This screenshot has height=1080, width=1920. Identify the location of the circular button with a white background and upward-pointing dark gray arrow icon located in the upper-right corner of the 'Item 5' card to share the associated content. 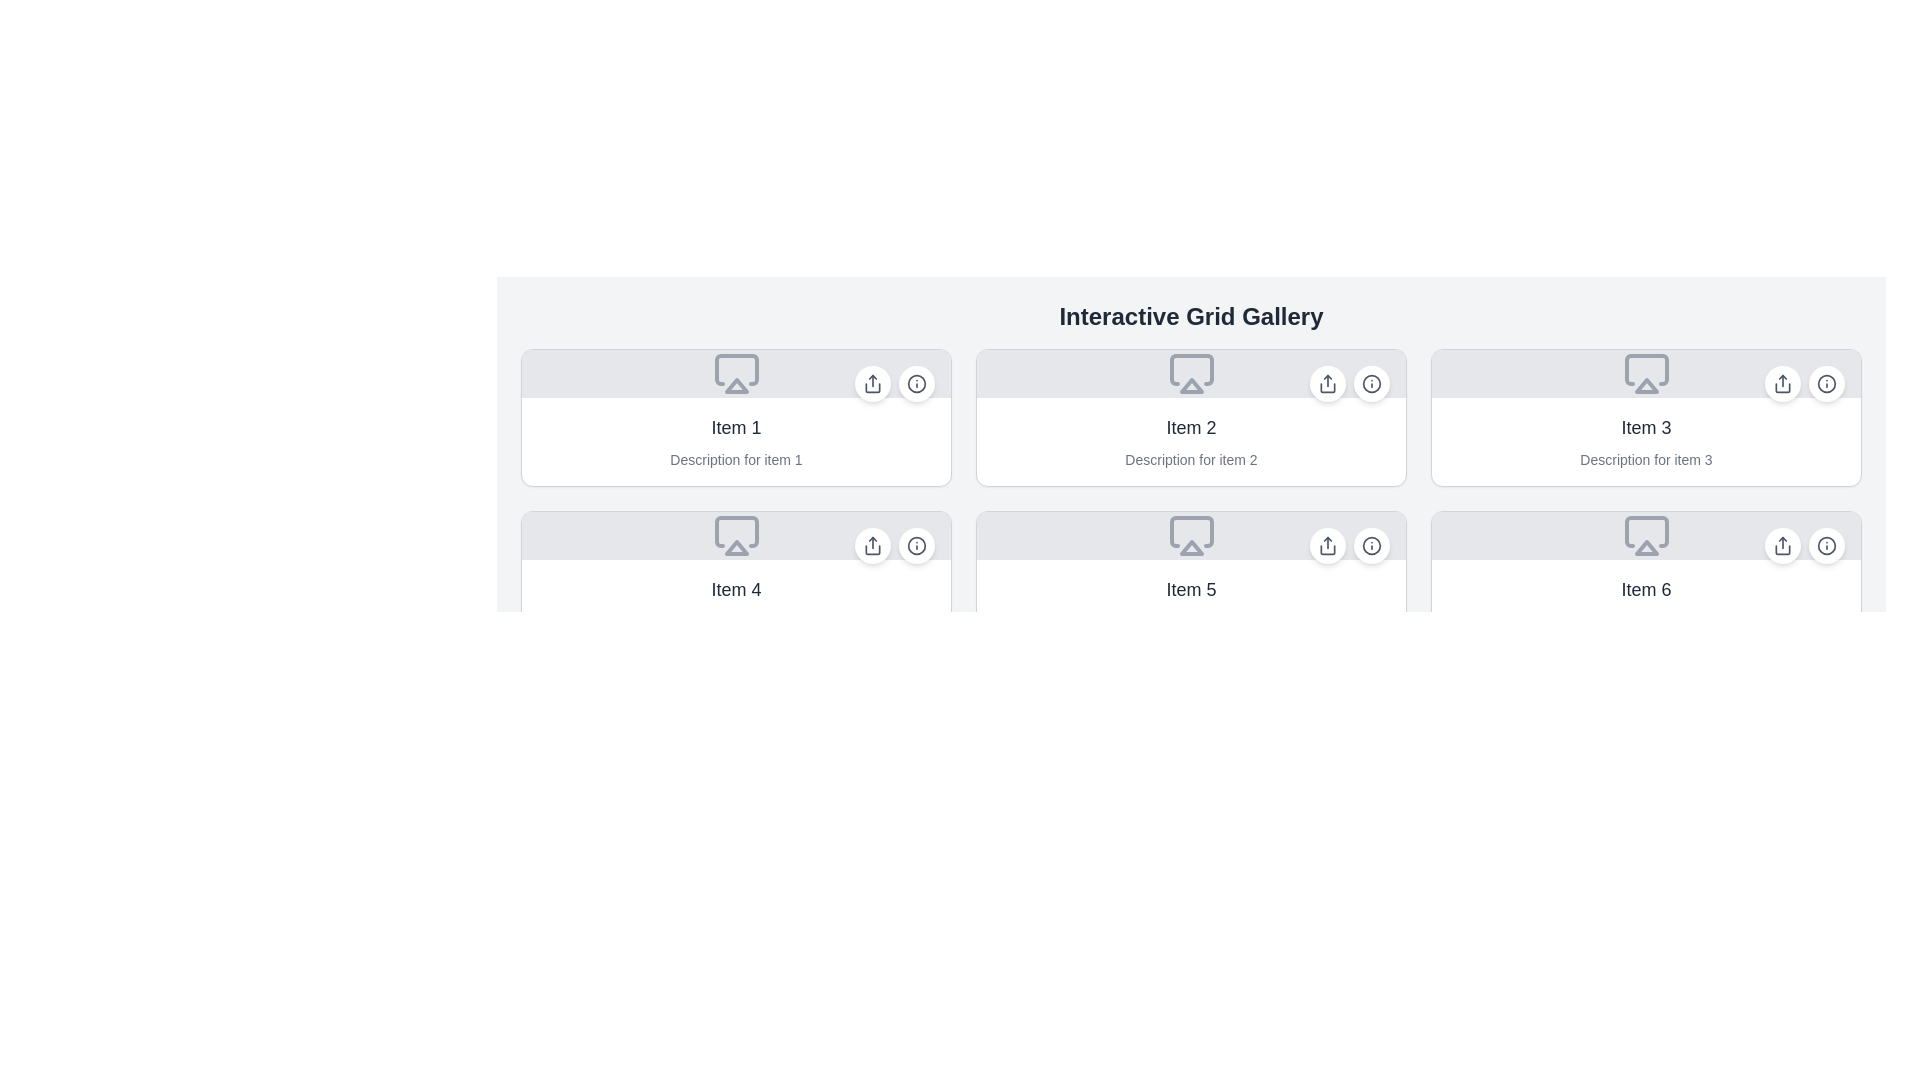
(1328, 546).